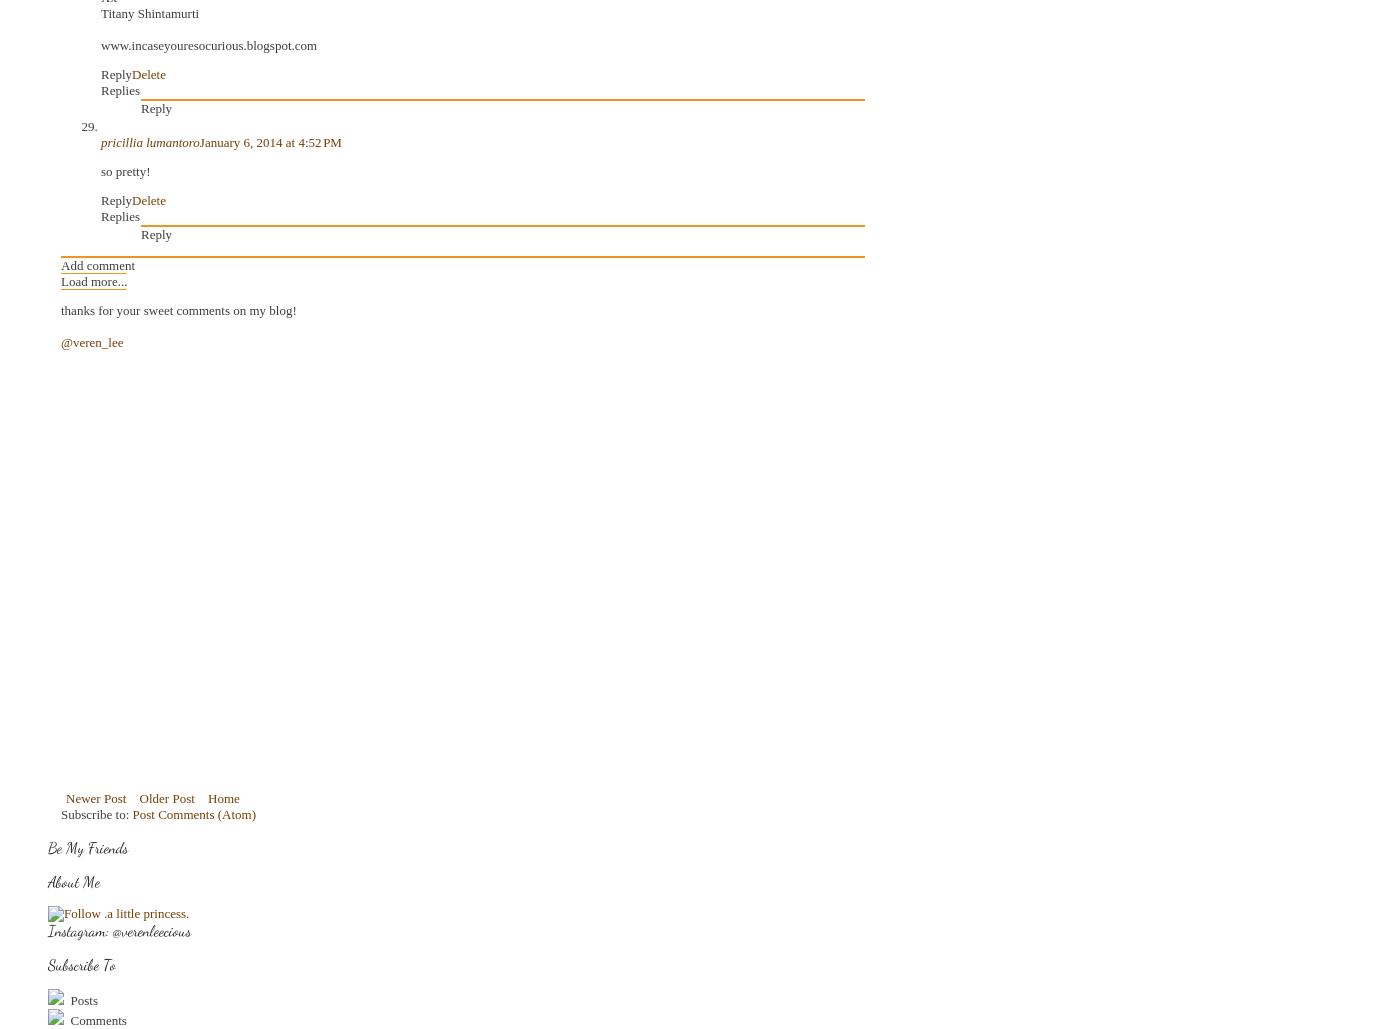 The height and width of the screenshot is (1029, 1374). I want to click on 'Comments', so click(95, 1019).